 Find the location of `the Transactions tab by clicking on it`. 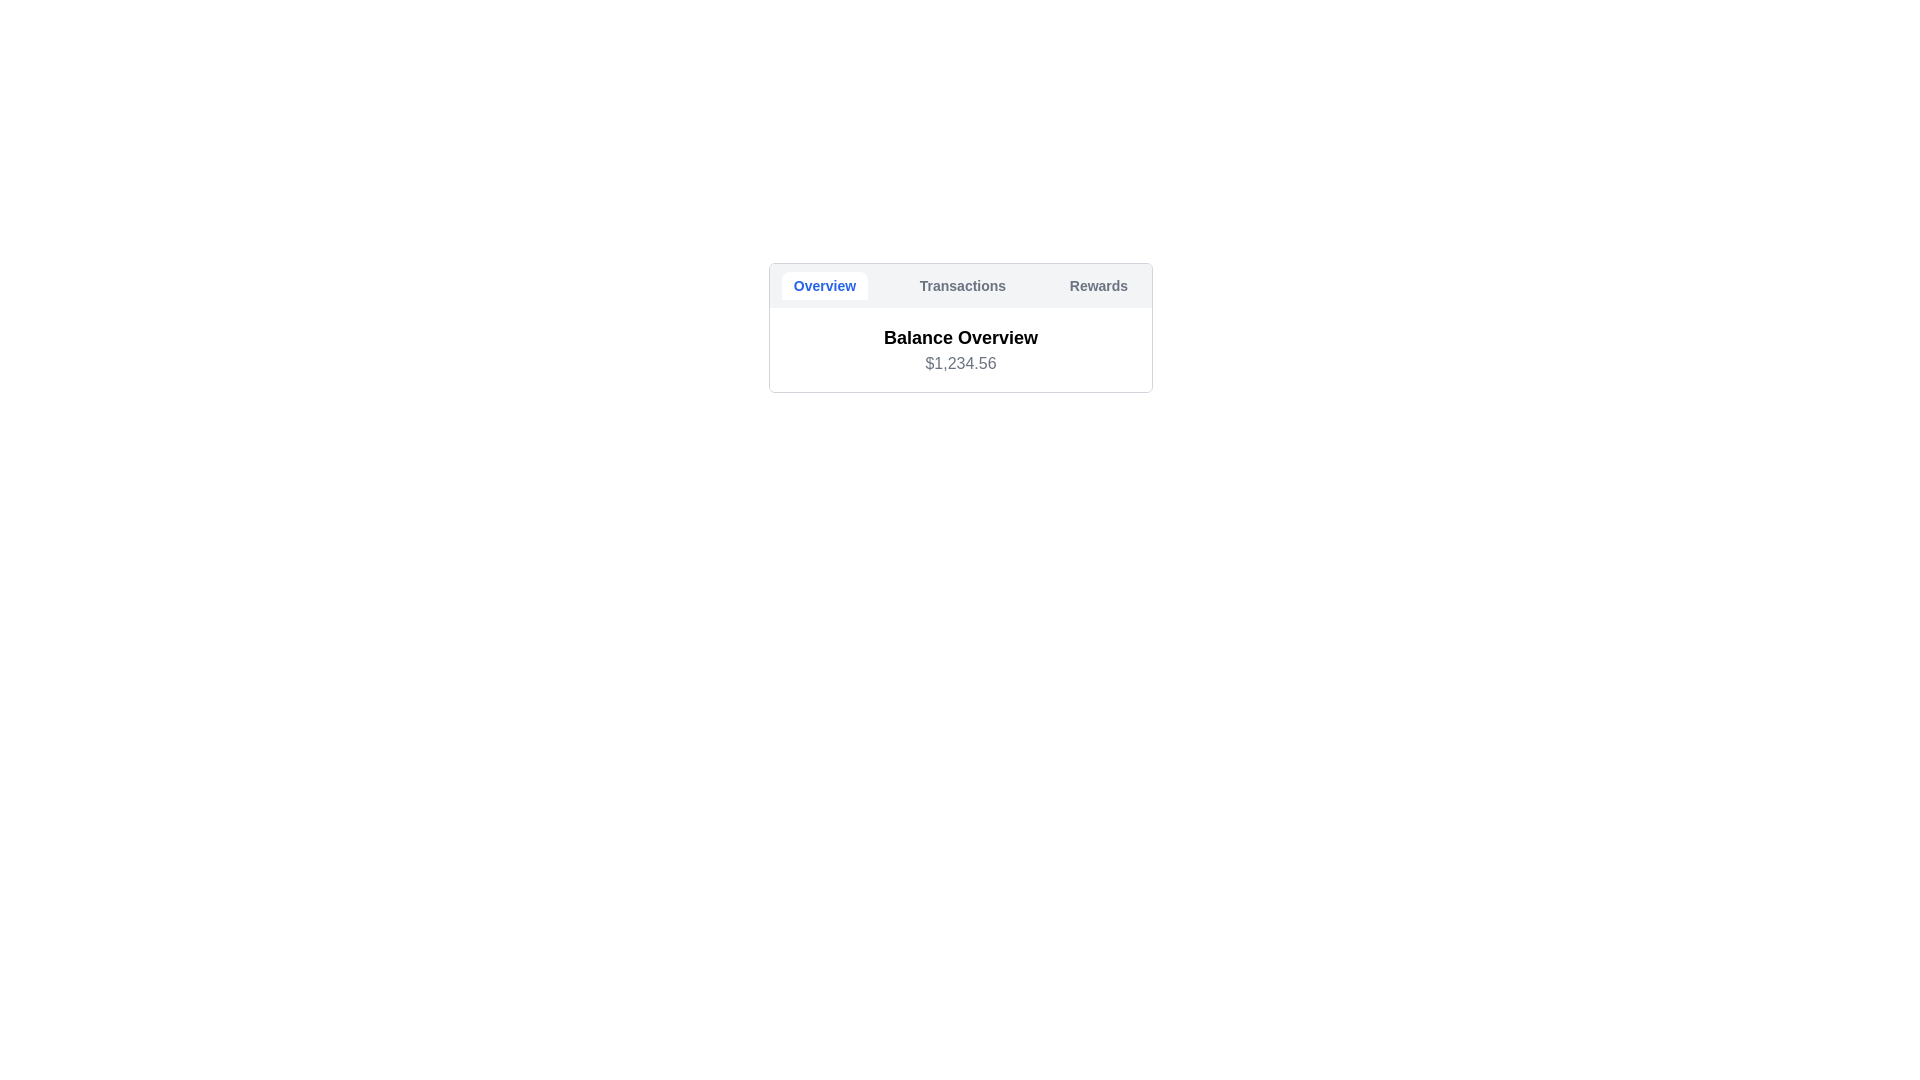

the Transactions tab by clicking on it is located at coordinates (962, 285).